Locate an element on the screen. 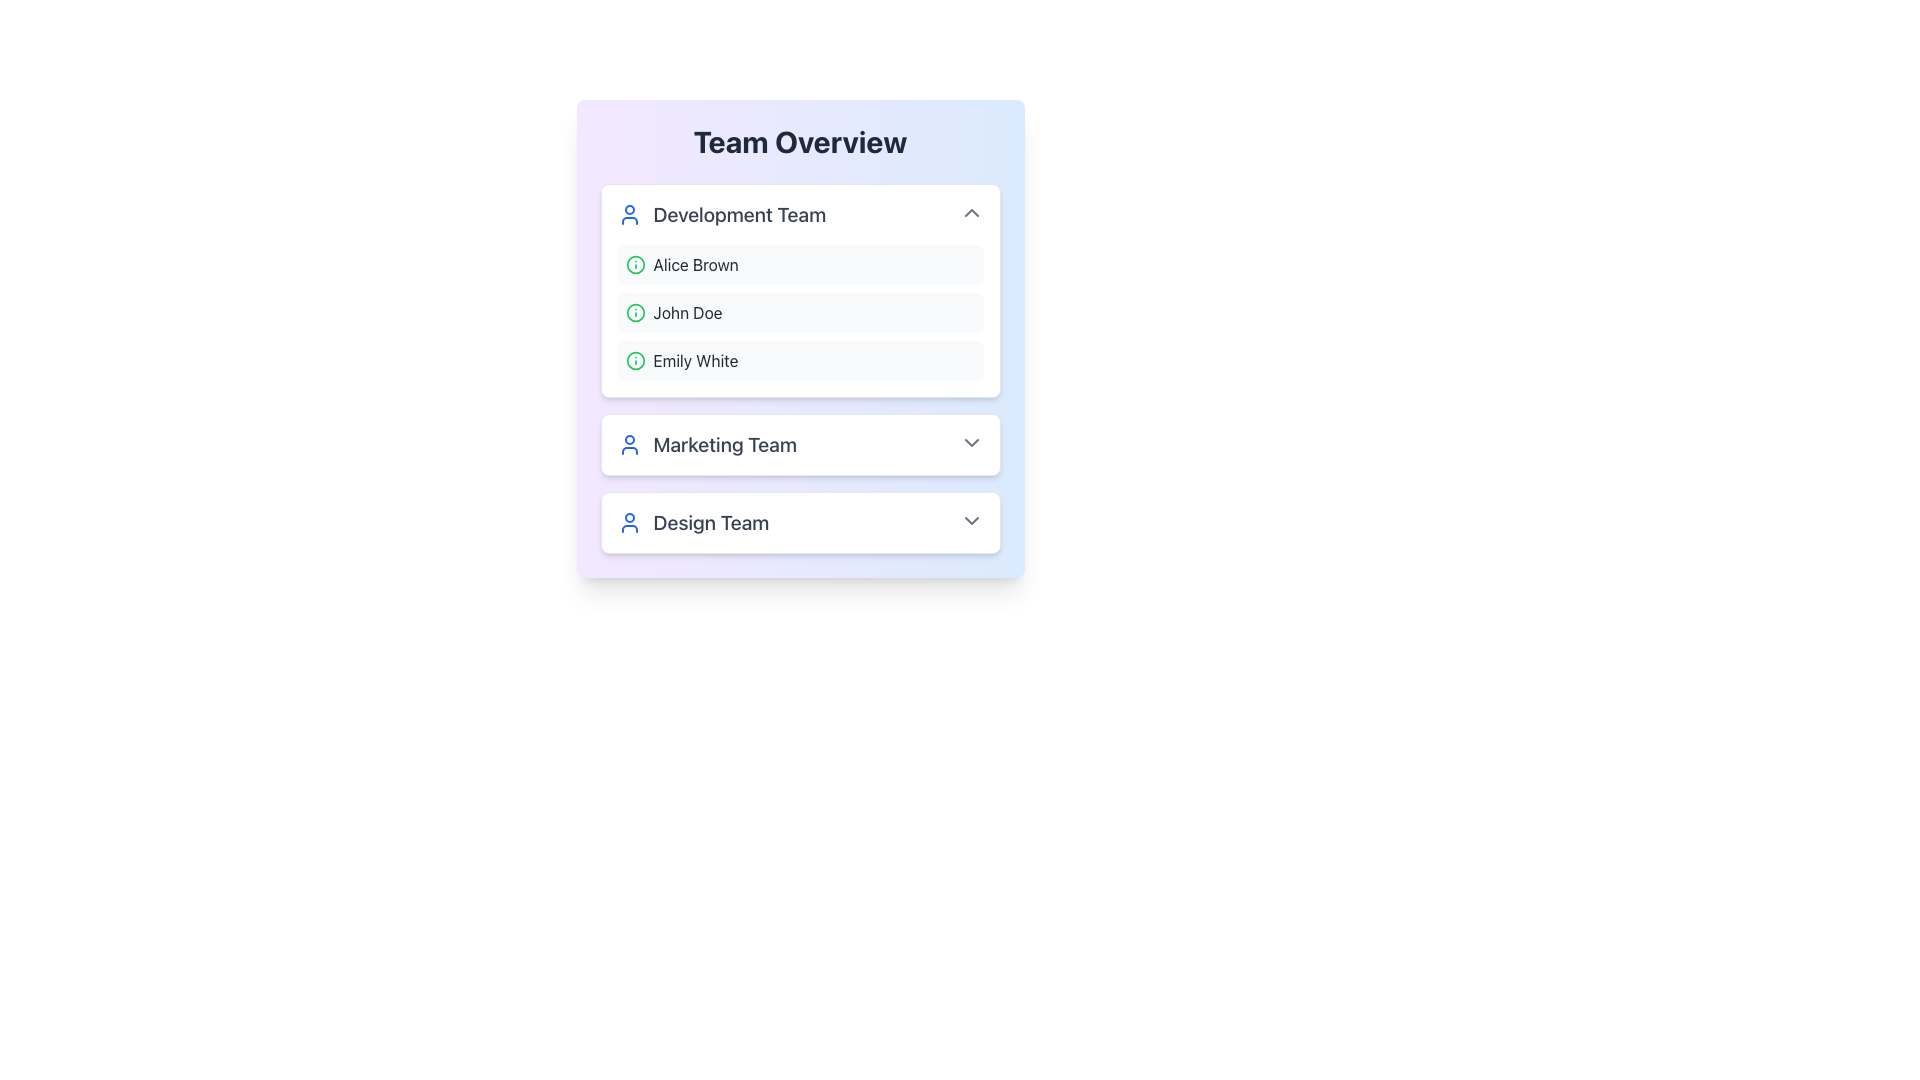 This screenshot has width=1920, height=1080. the 'Marketing Team' clickable label with icon is located at coordinates (707, 443).